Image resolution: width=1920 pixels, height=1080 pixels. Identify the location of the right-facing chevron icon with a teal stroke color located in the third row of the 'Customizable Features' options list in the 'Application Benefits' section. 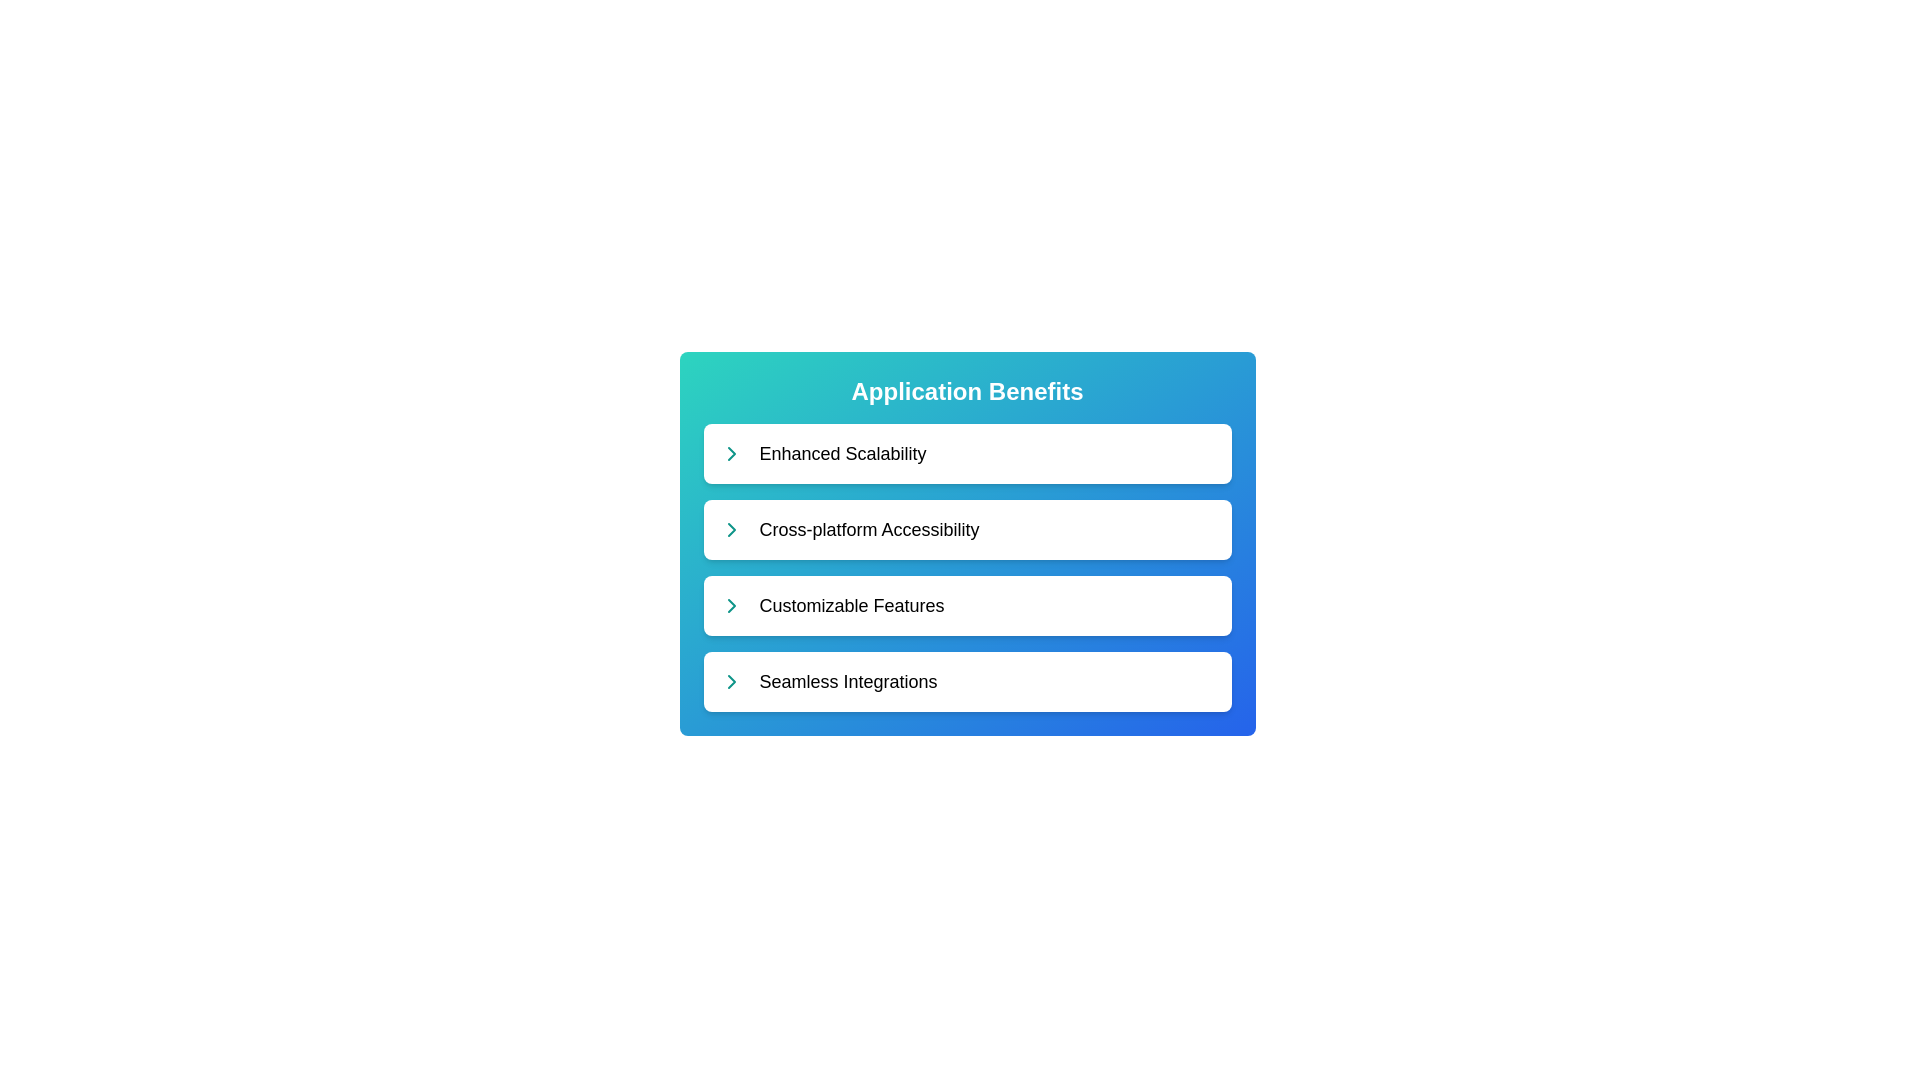
(730, 604).